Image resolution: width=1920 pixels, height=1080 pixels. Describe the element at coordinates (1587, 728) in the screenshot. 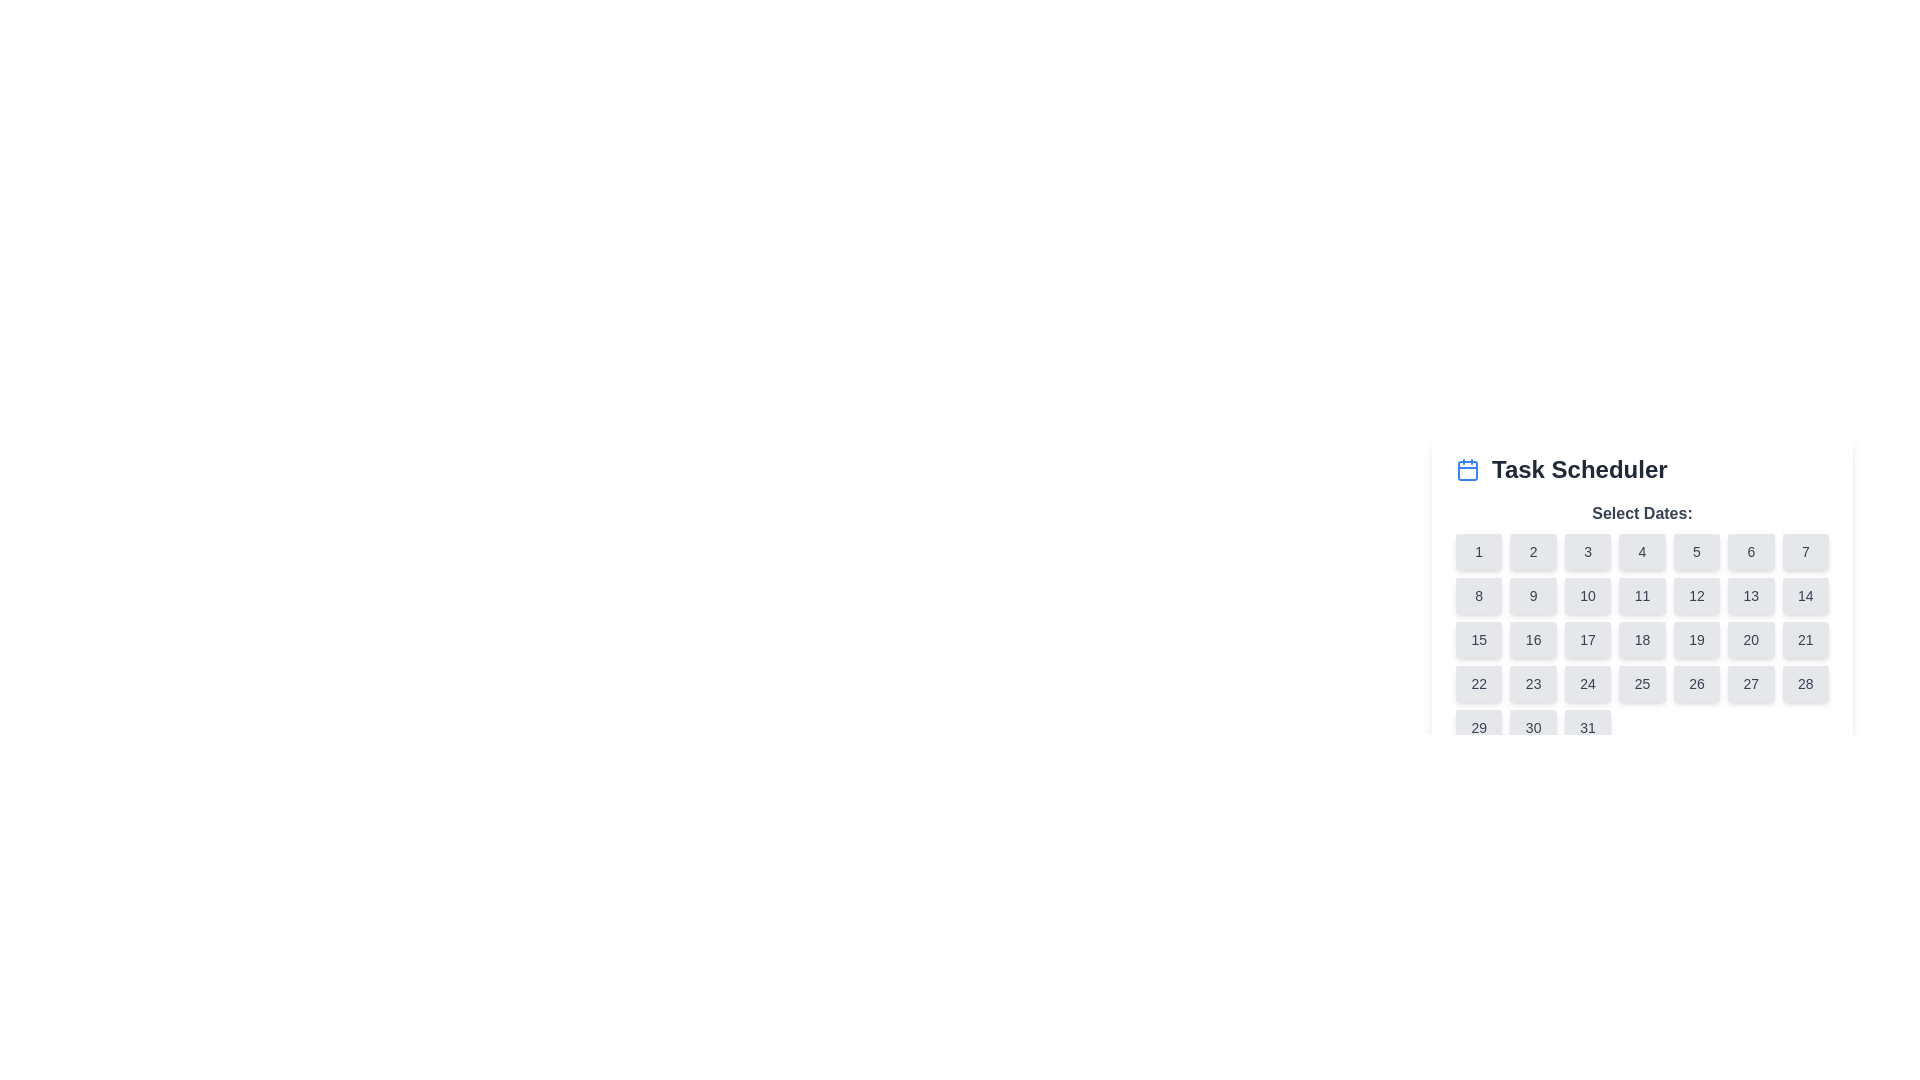

I see `the date selection button labeled '31' located in the bottom-right corner of the grid layout for keyboard interaction` at that location.